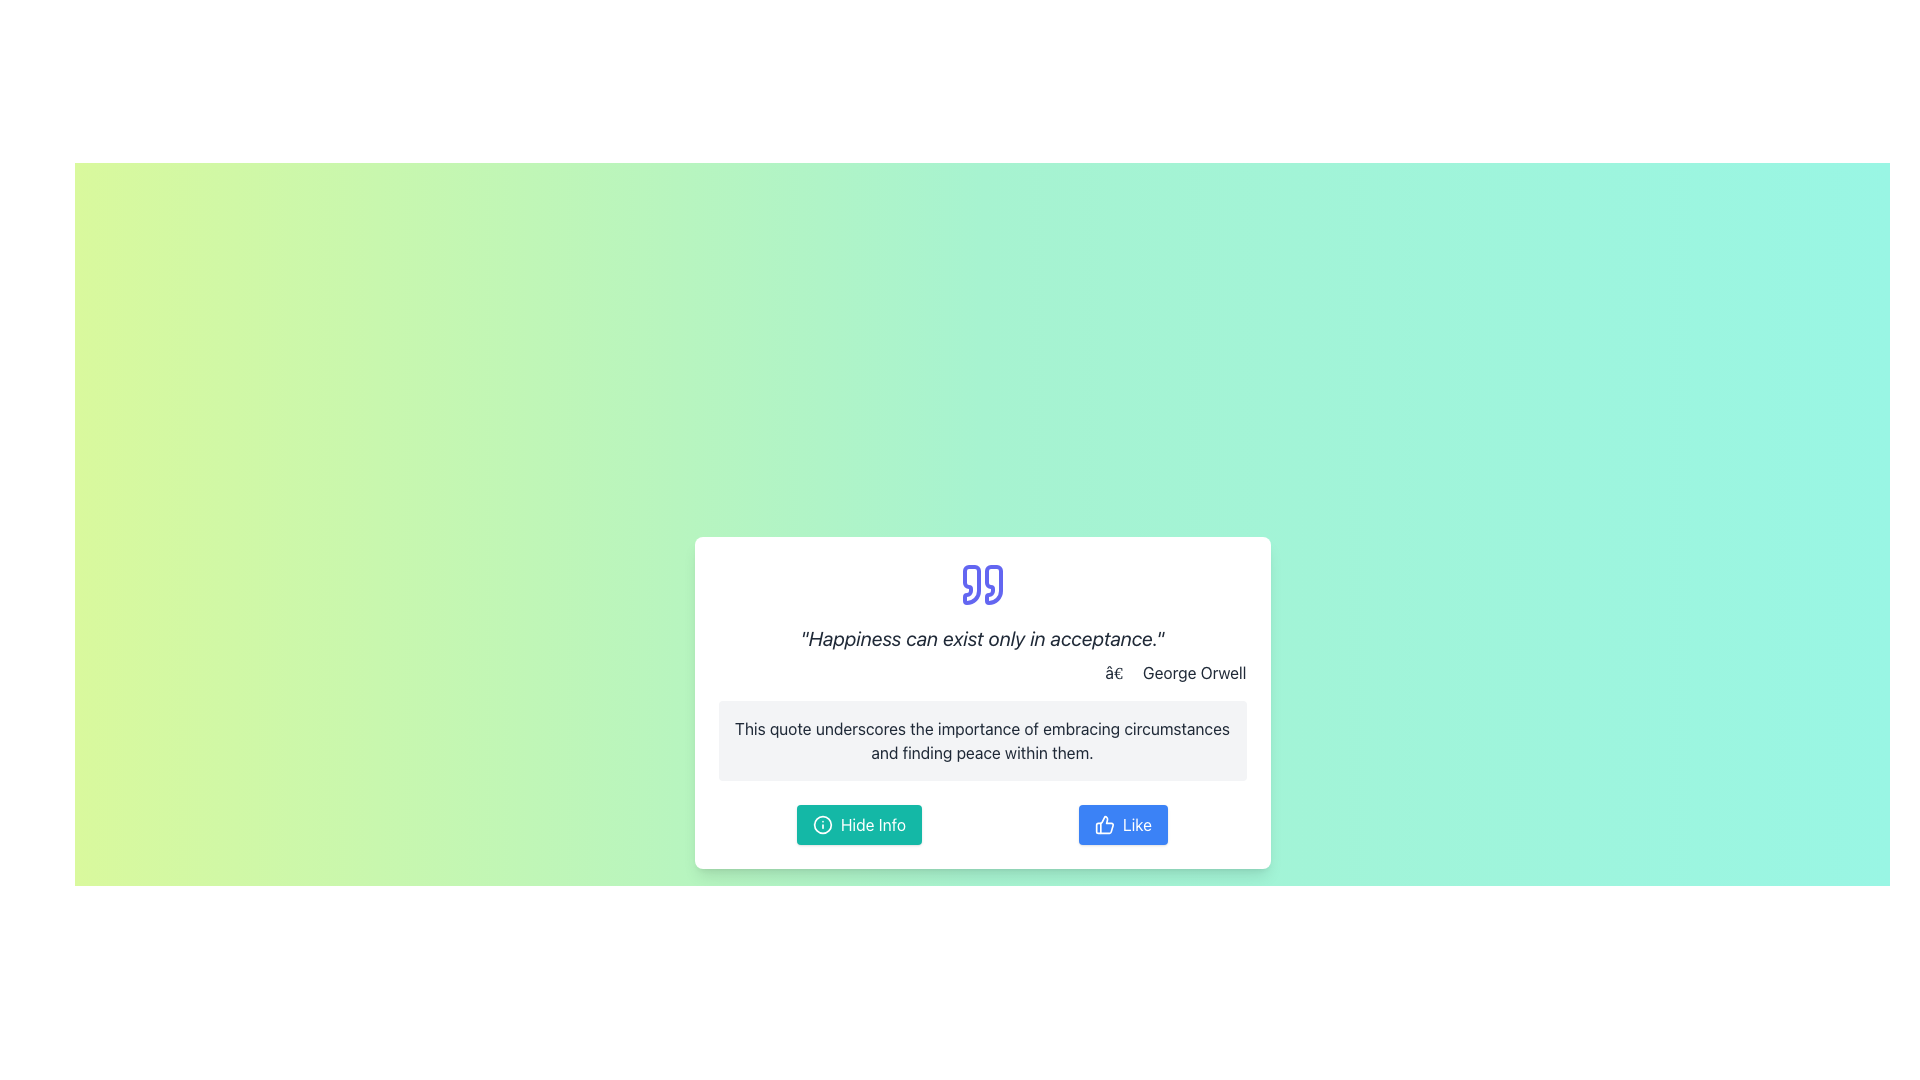 The image size is (1920, 1080). Describe the element at coordinates (982, 740) in the screenshot. I see `the Descriptive Text Box located below the quote 'Happiness can exist only in acceptance.' and above the buttons 'Hide Info' and 'Like'` at that location.